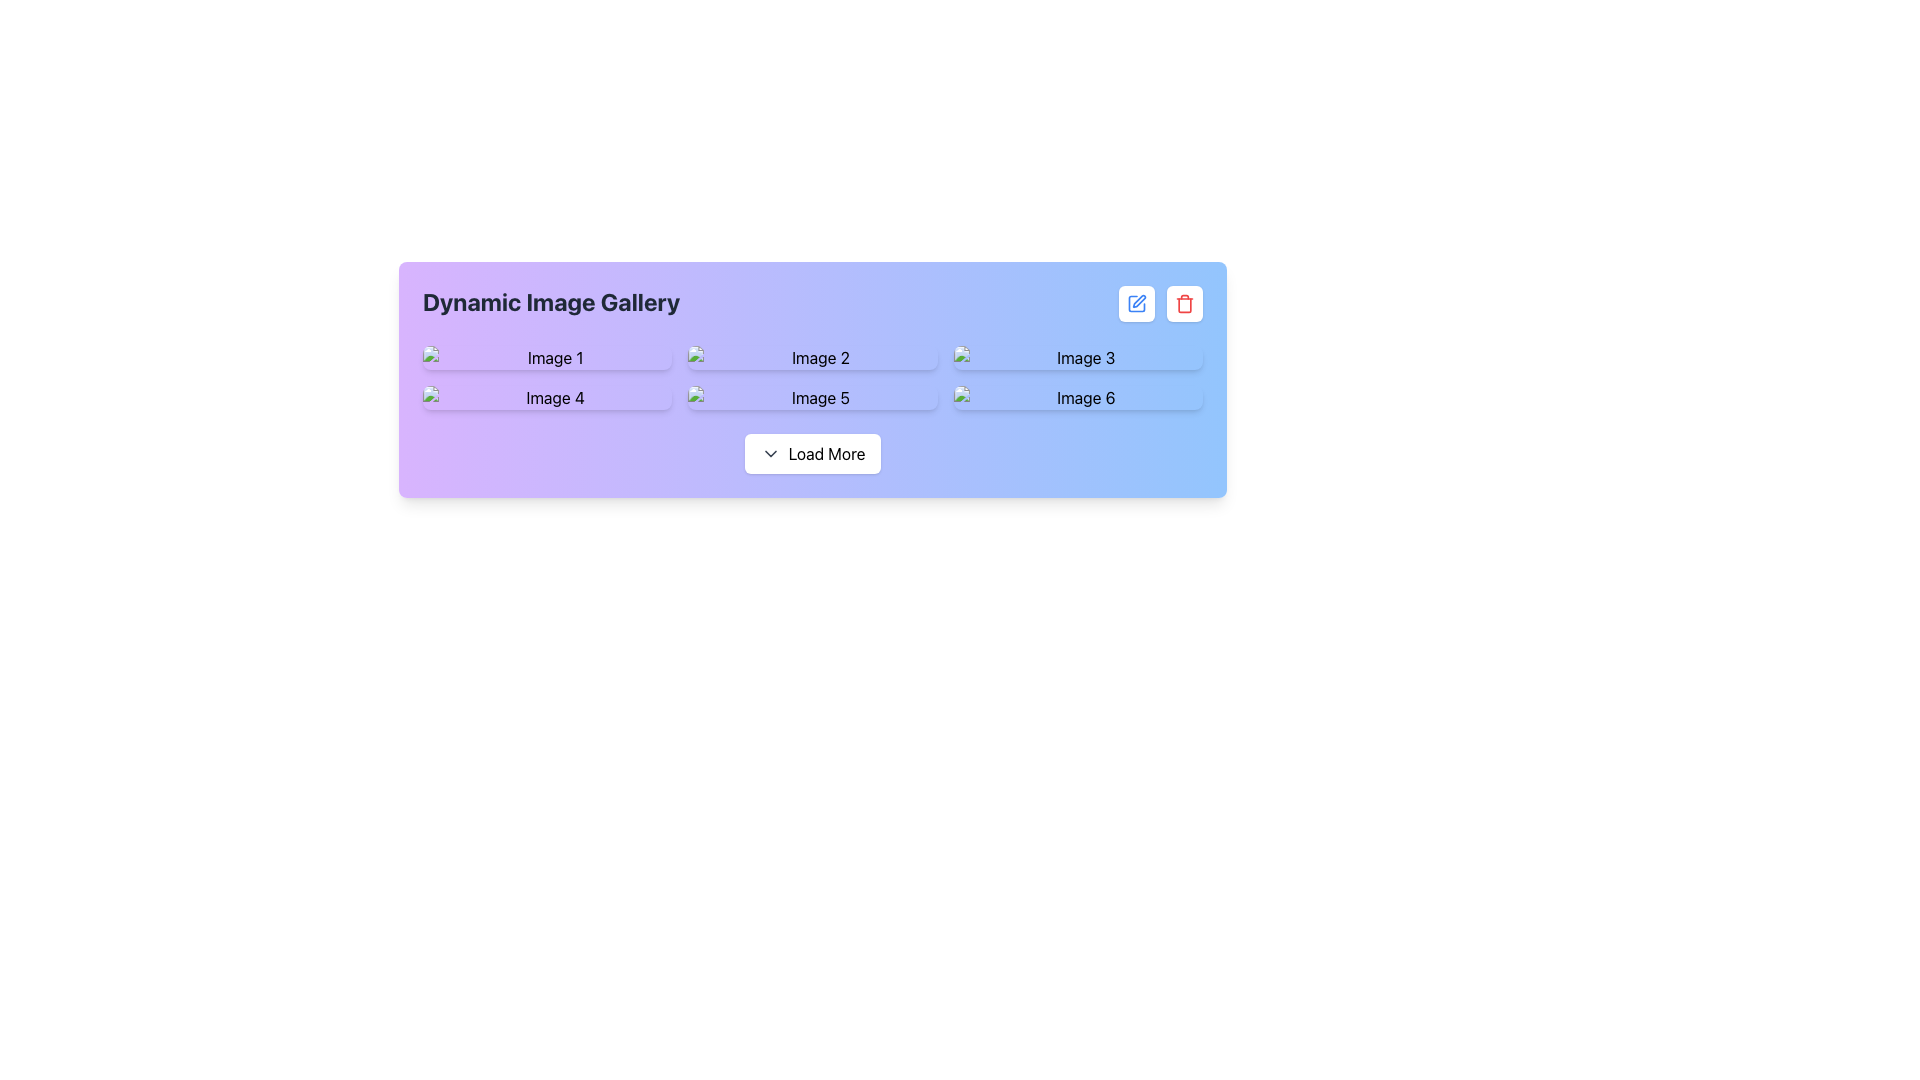 The height and width of the screenshot is (1080, 1920). What do you see at coordinates (1137, 304) in the screenshot?
I see `the edit button located in the top-right section of the card, identified by the pen icon` at bounding box center [1137, 304].